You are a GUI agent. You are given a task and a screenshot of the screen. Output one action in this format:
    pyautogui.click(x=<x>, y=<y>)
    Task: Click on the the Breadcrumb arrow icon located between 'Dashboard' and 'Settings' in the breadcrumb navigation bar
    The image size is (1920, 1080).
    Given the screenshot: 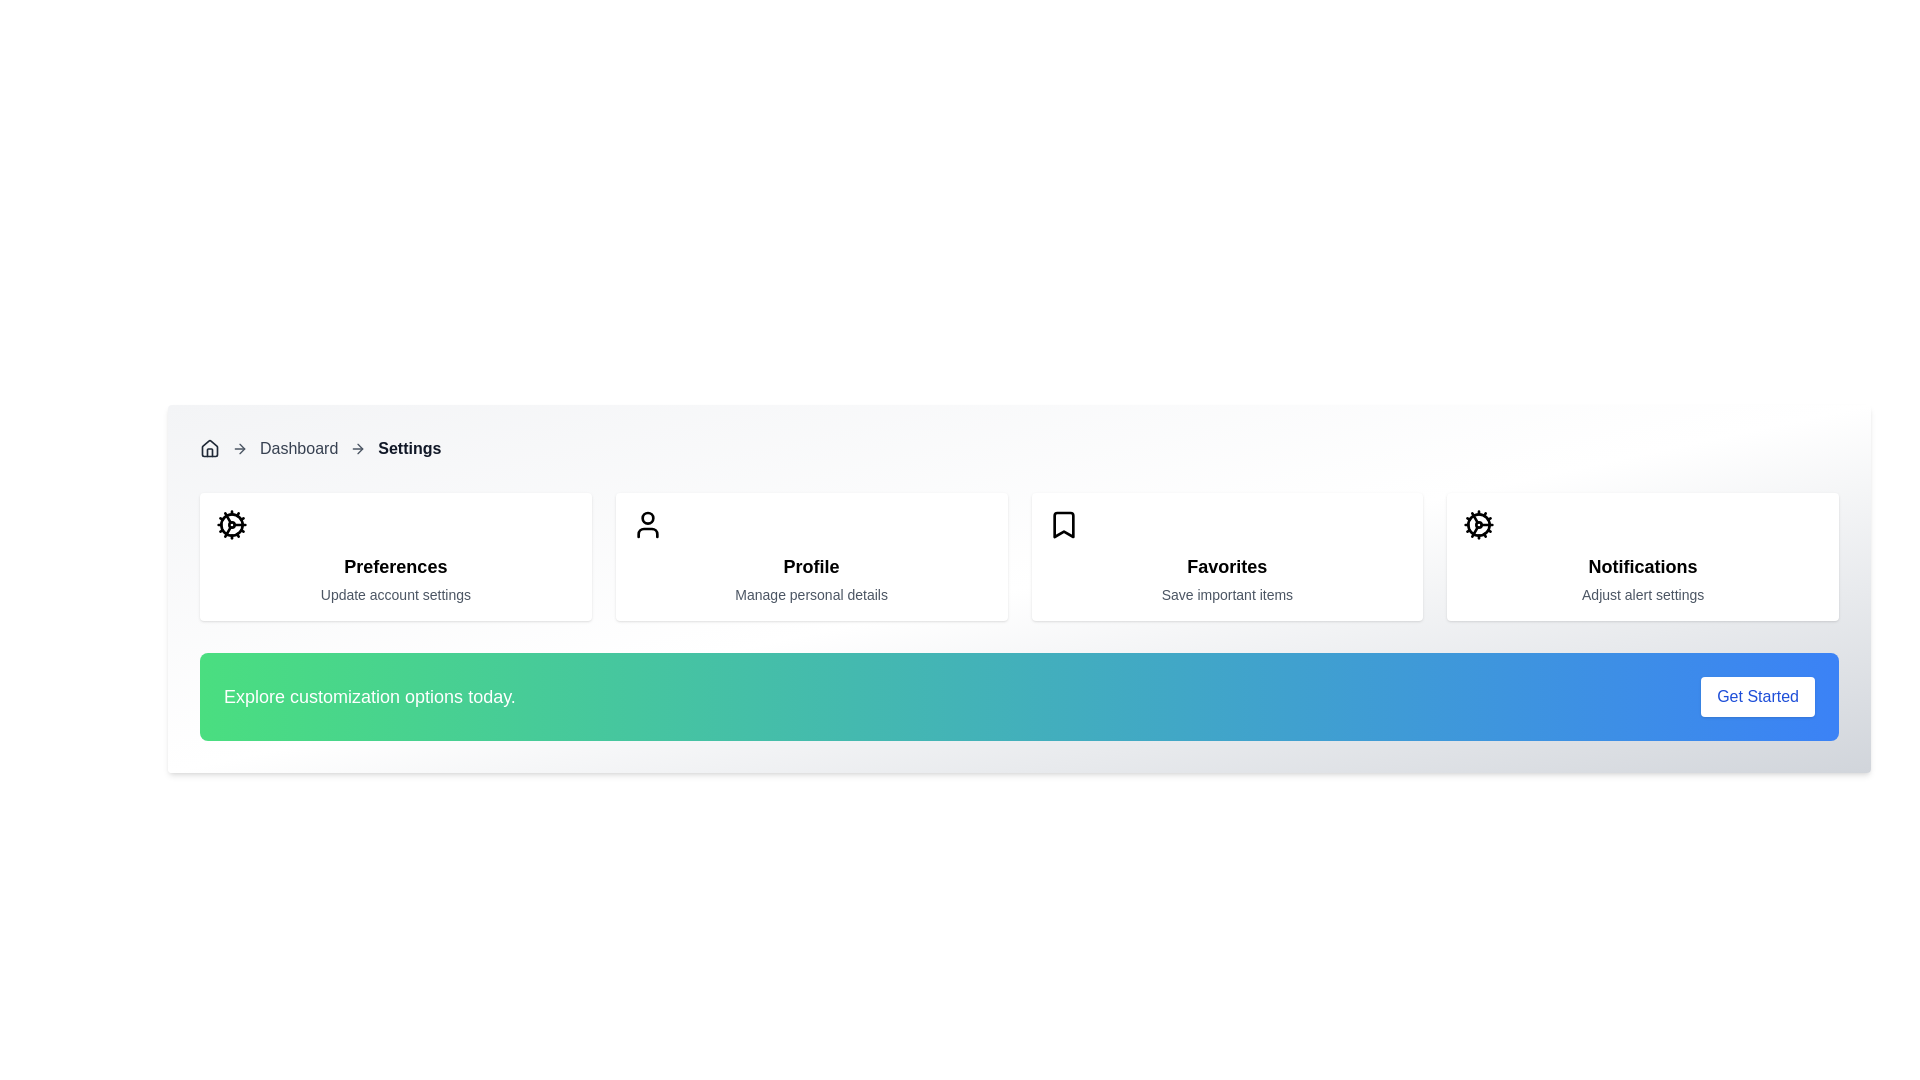 What is the action you would take?
    pyautogui.click(x=241, y=447)
    